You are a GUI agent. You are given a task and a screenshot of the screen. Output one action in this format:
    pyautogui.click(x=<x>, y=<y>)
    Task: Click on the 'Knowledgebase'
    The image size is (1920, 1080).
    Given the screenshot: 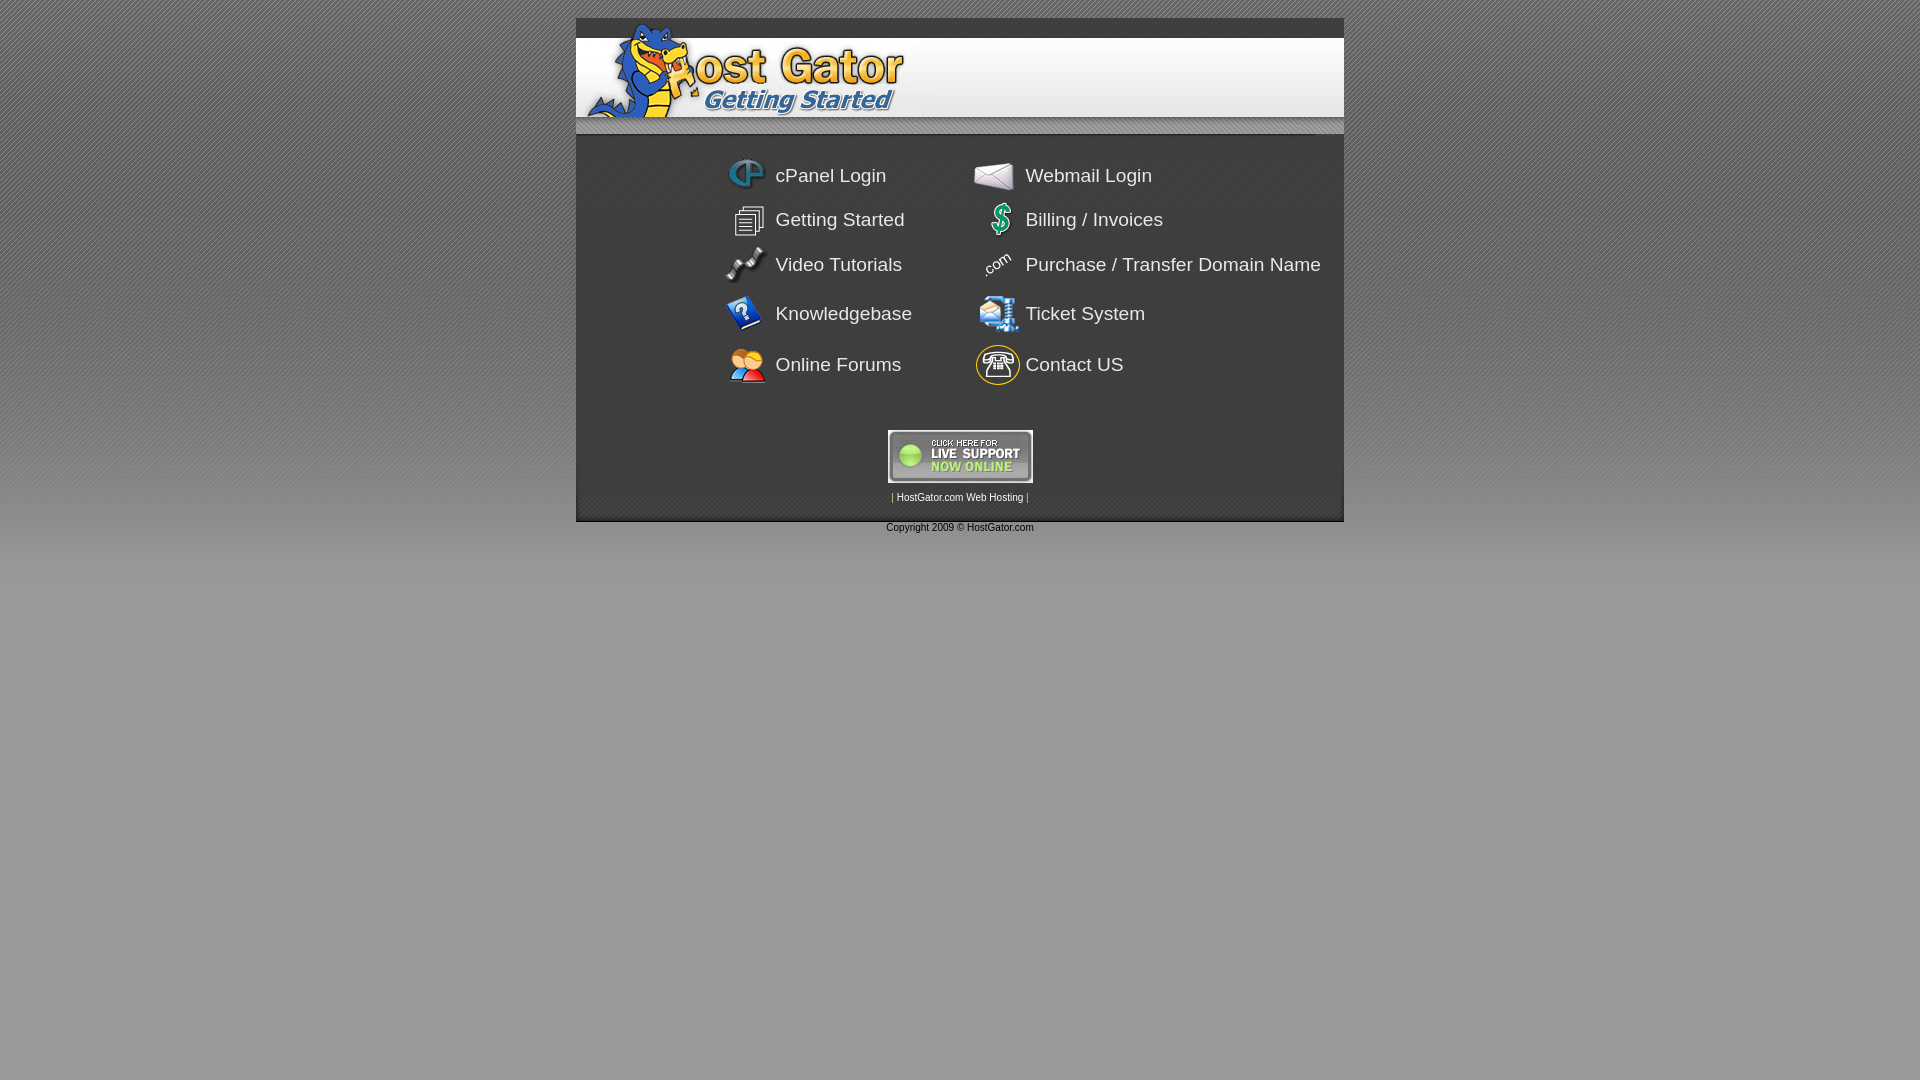 What is the action you would take?
    pyautogui.click(x=775, y=313)
    